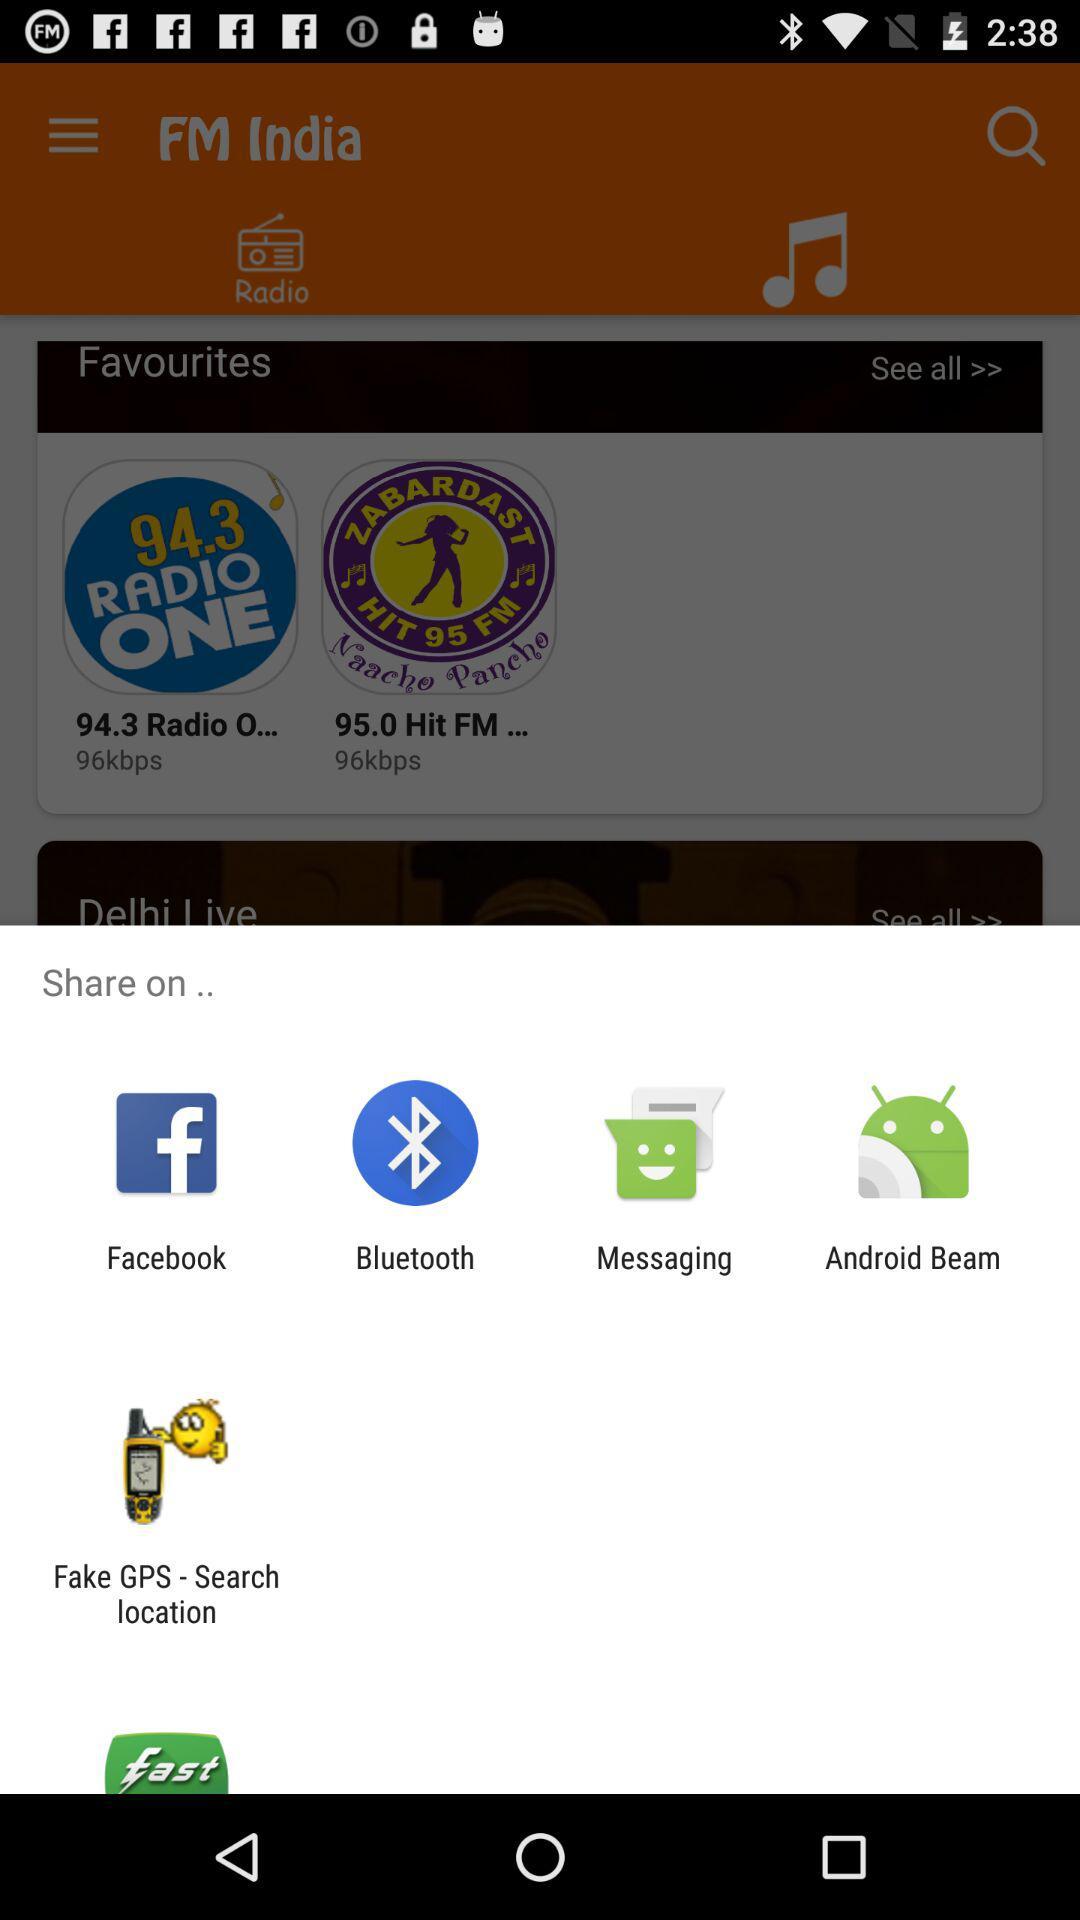  Describe the element at coordinates (913, 1274) in the screenshot. I see `android beam` at that location.